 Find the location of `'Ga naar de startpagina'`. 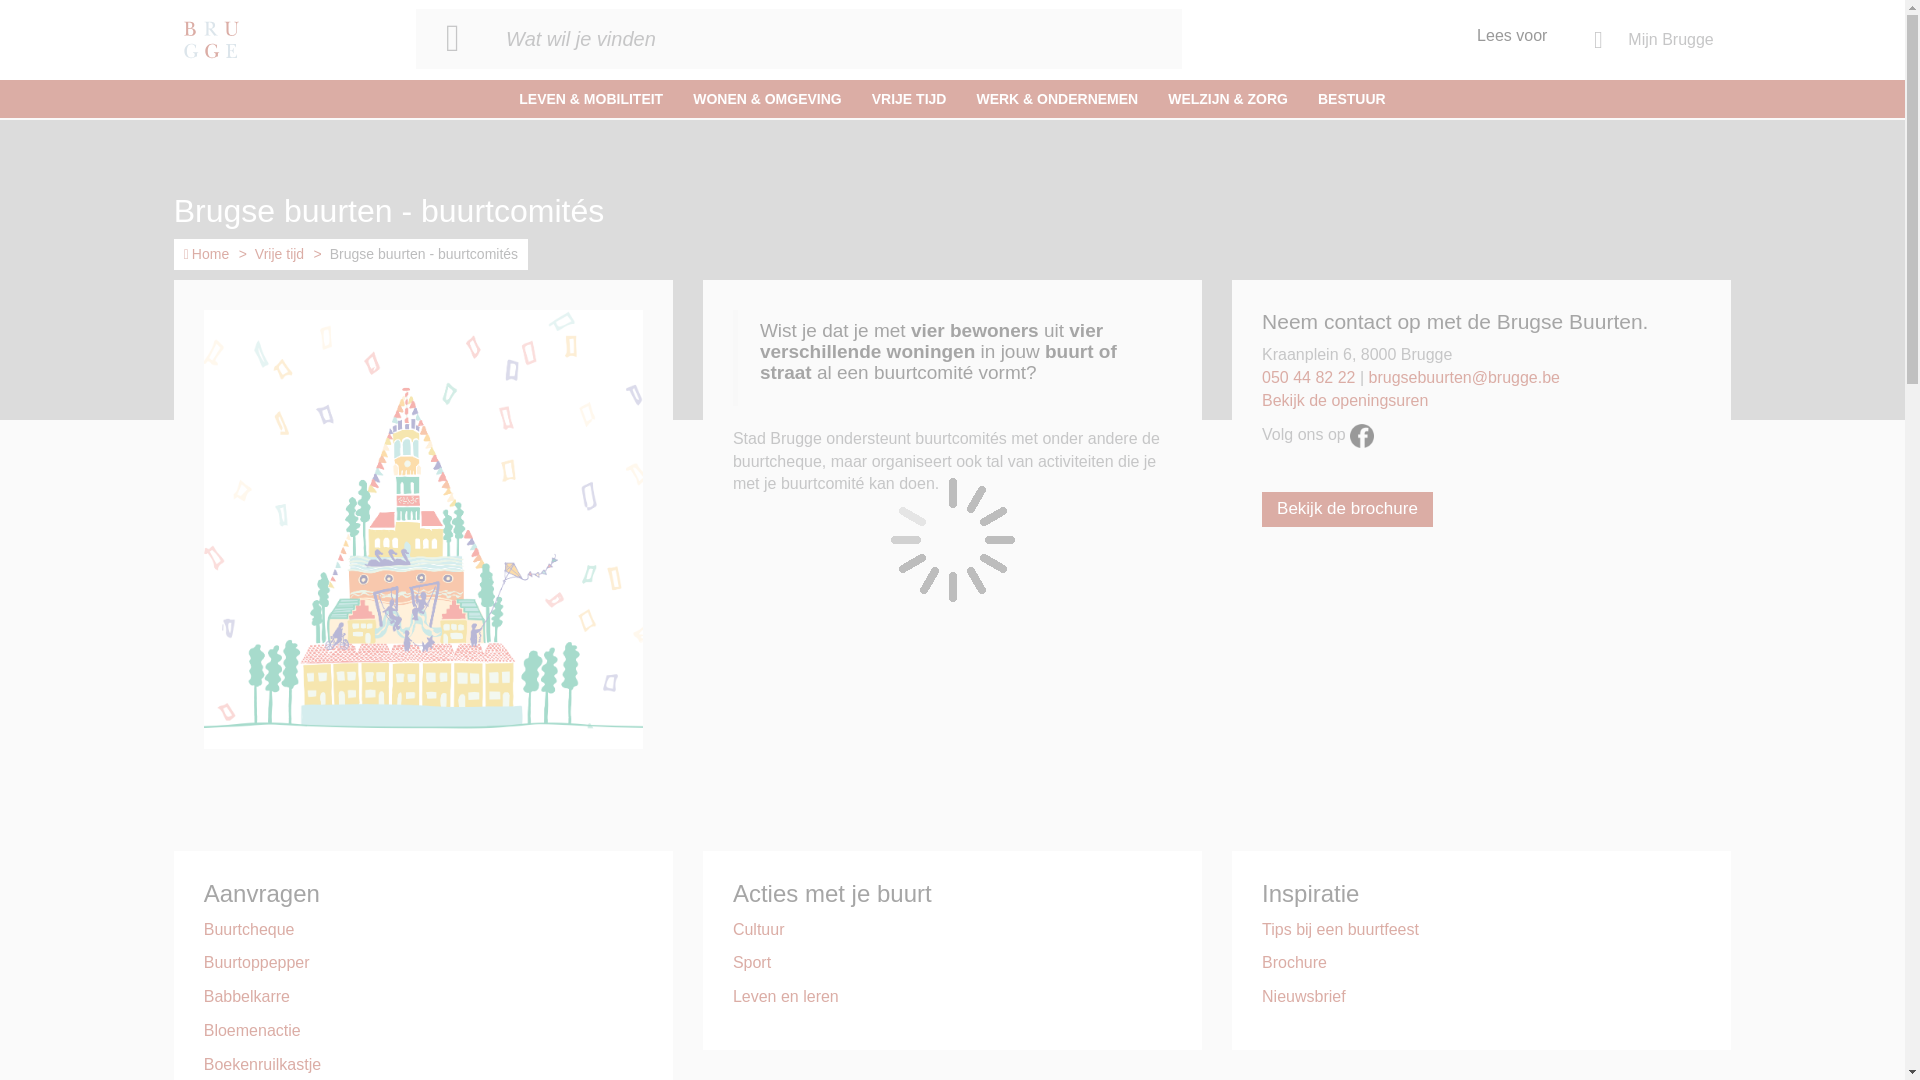

'Ga naar de startpagina' is located at coordinates (211, 39).